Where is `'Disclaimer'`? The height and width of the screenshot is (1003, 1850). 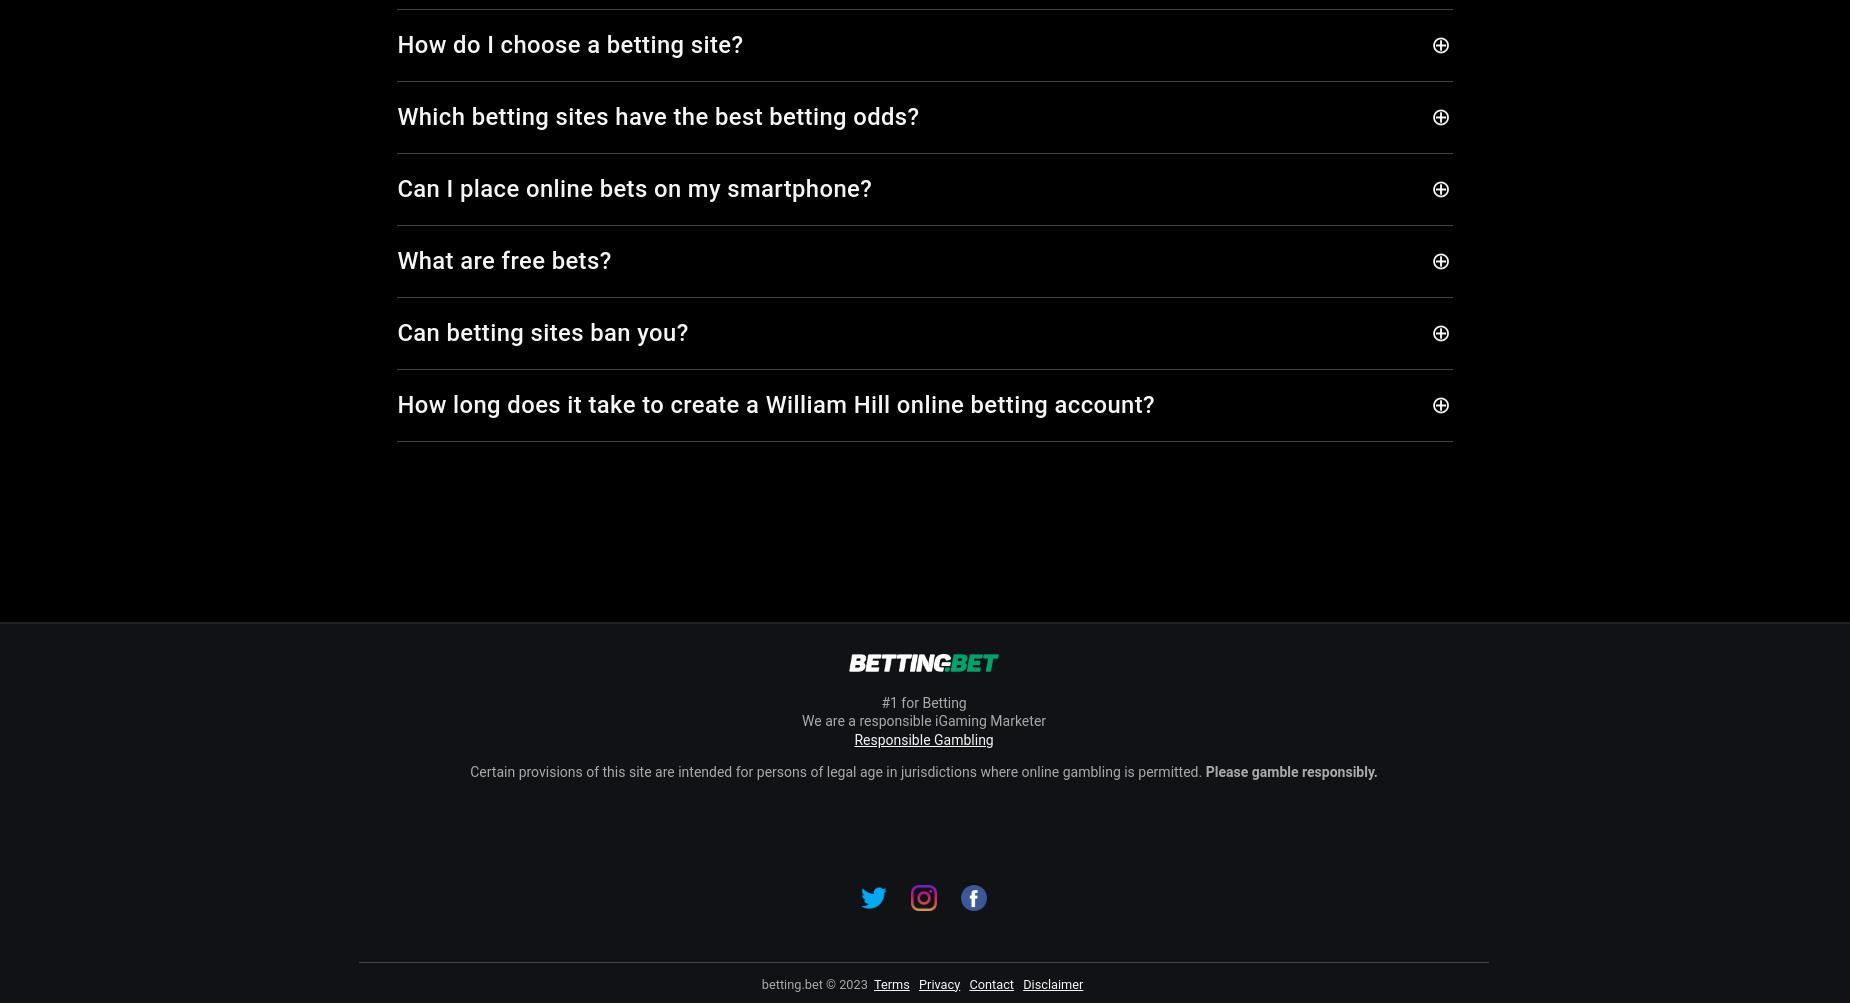
'Disclaimer' is located at coordinates (1052, 982).